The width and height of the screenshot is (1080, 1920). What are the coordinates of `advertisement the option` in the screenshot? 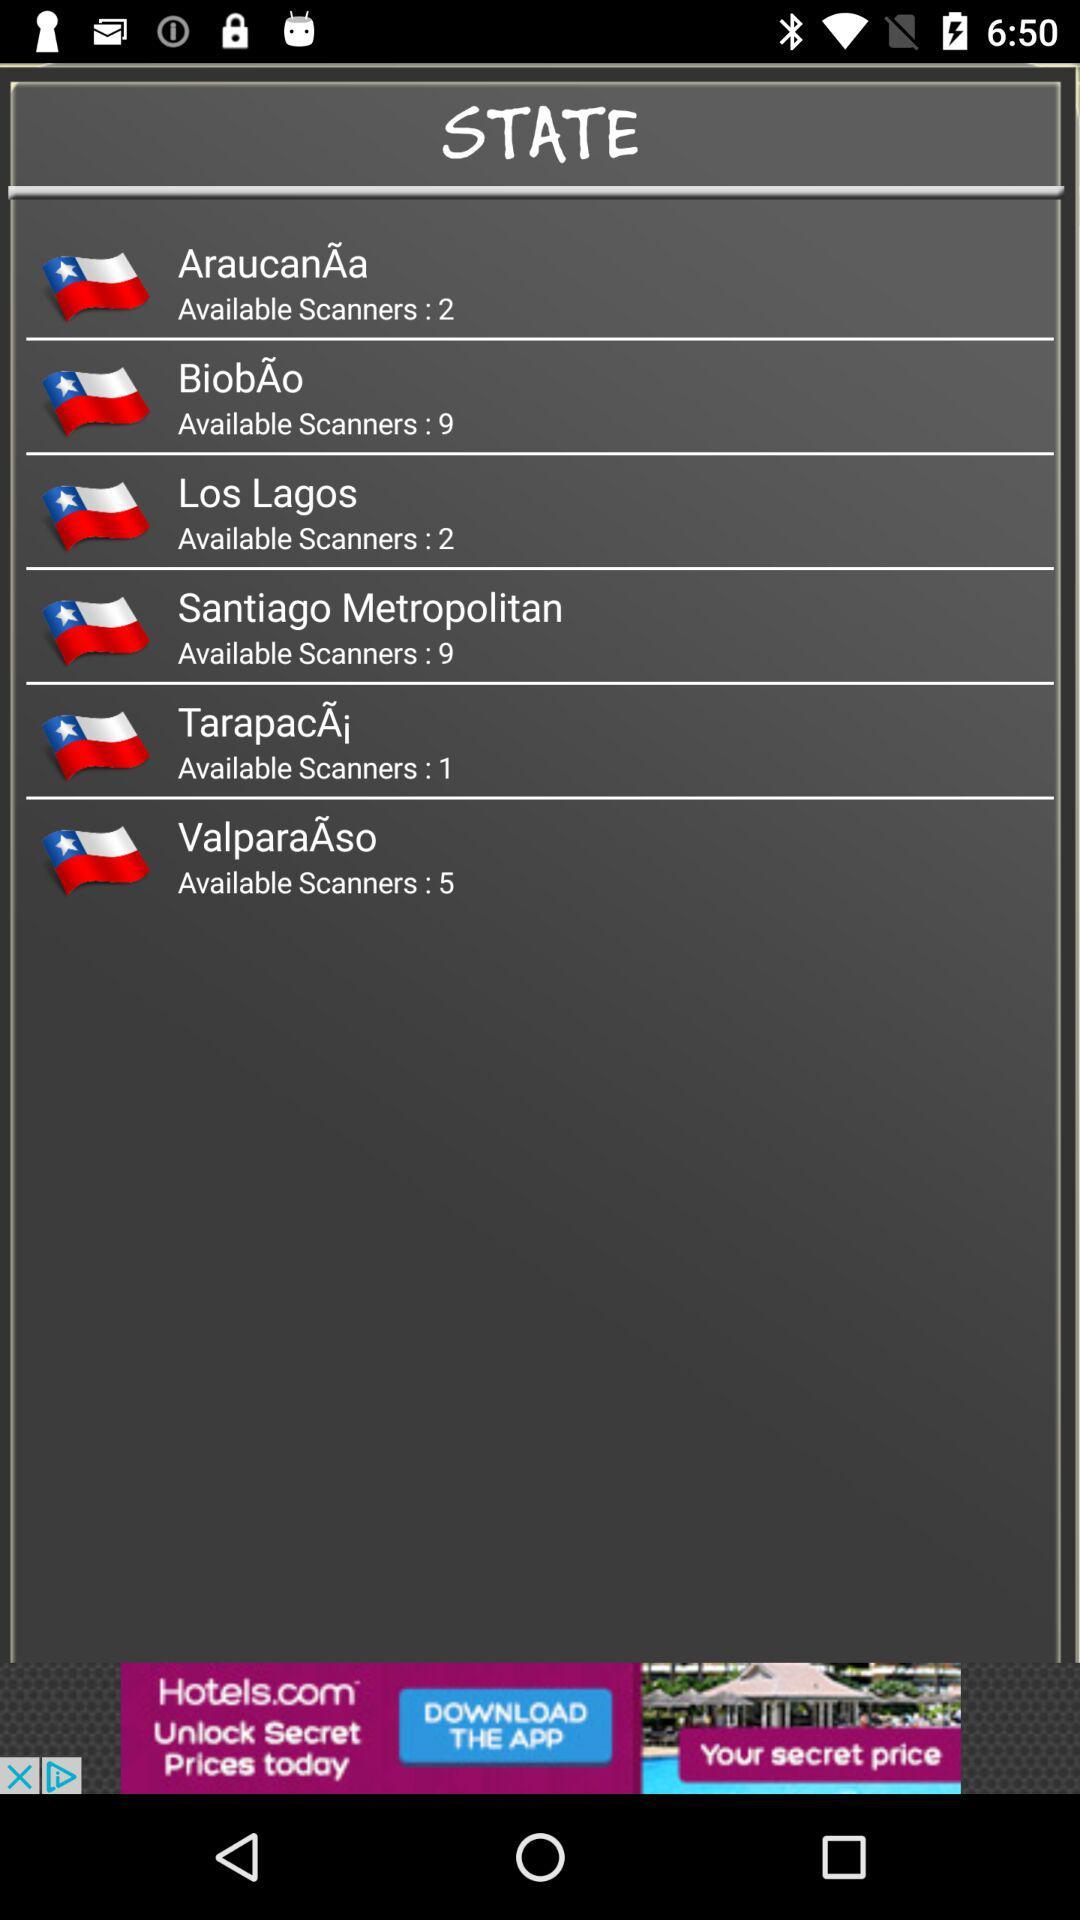 It's located at (540, 1727).